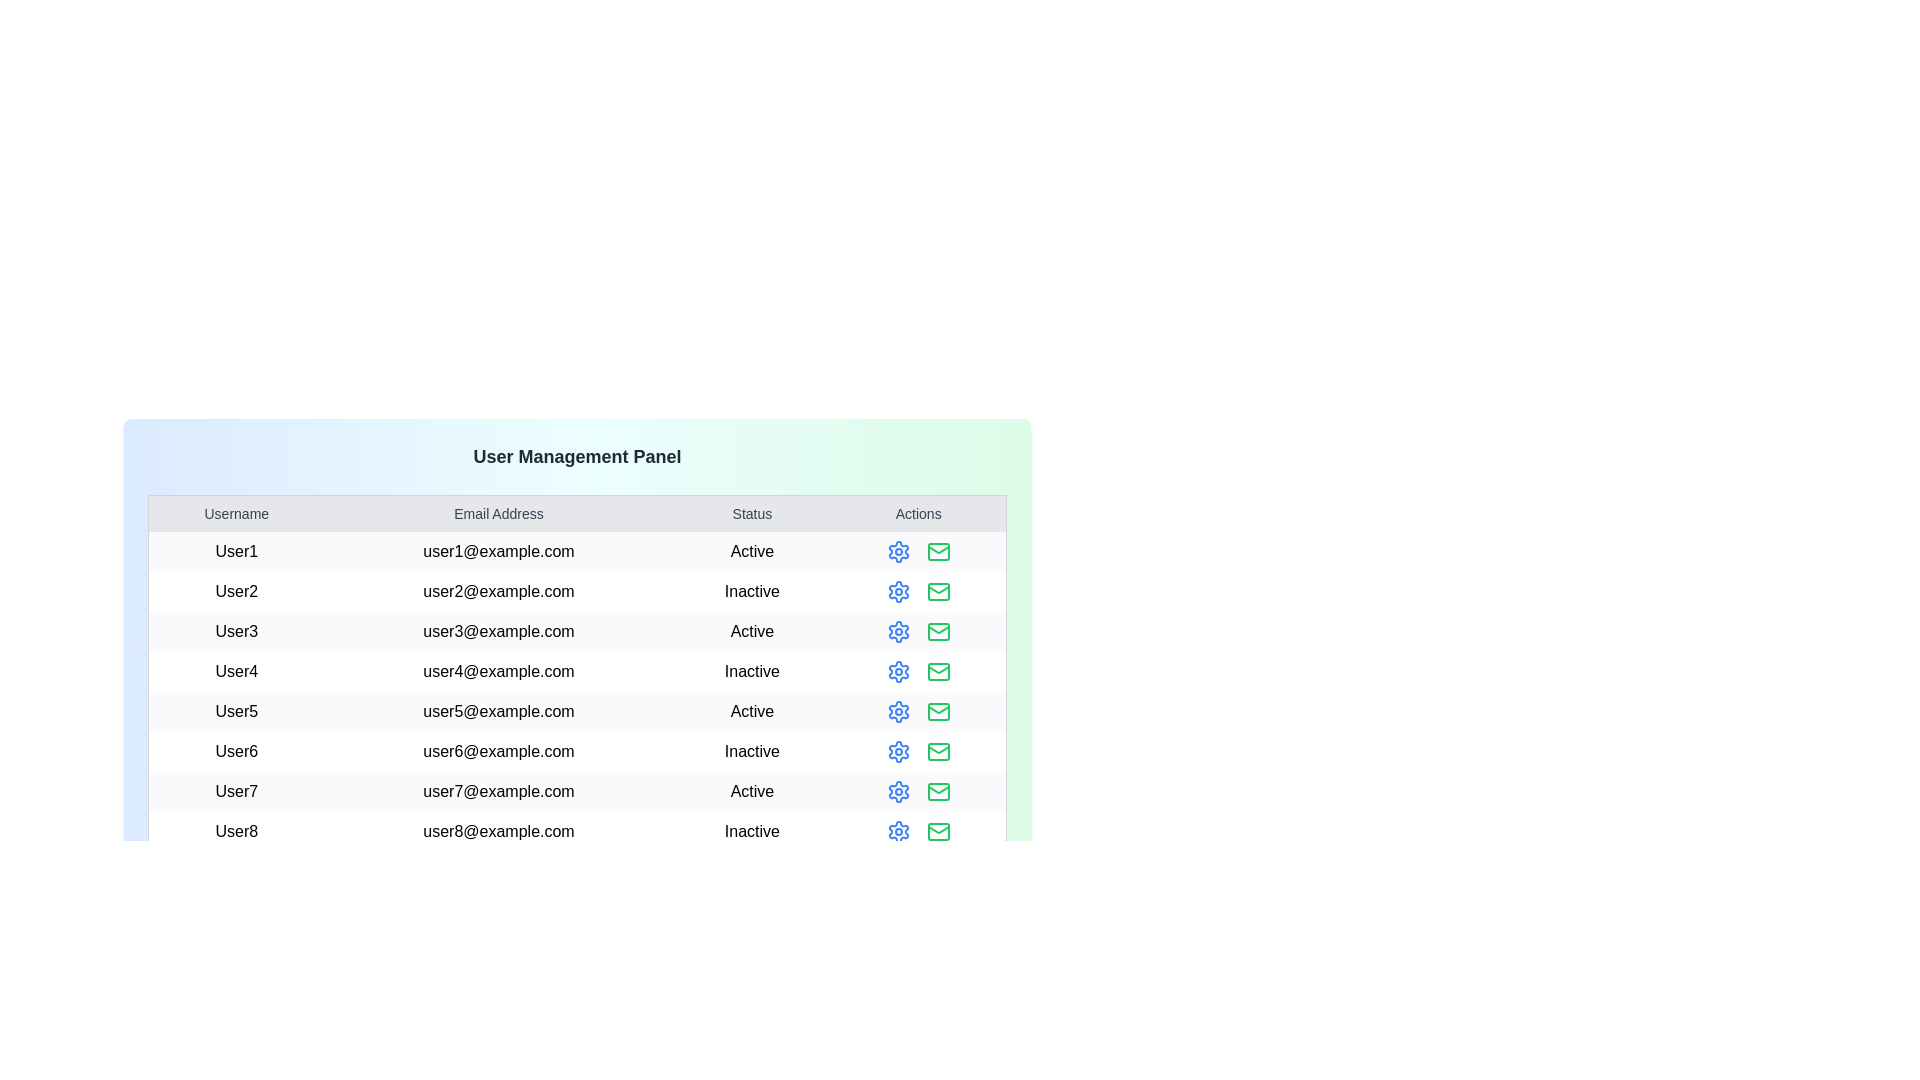 The height and width of the screenshot is (1080, 1920). Describe the element at coordinates (499, 512) in the screenshot. I see `the table header labeled Email Address to sort the table by that column` at that location.